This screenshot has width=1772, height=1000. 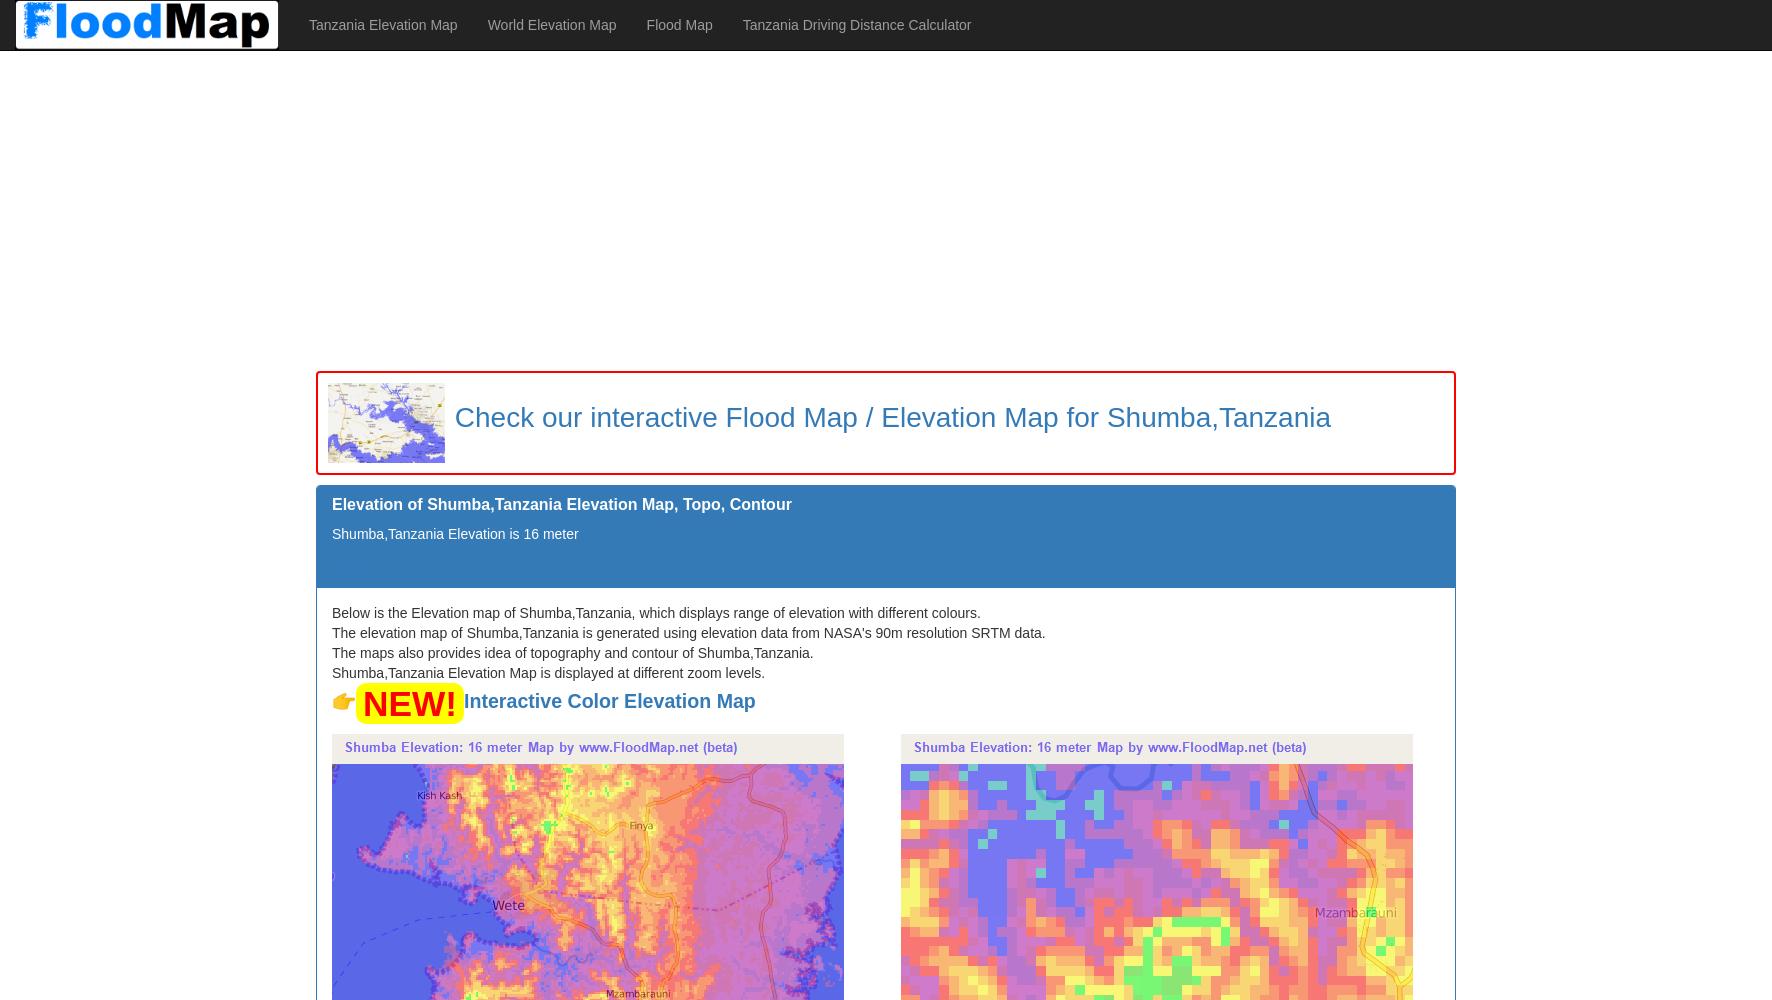 I want to click on 'Tweet', so click(x=350, y=565).